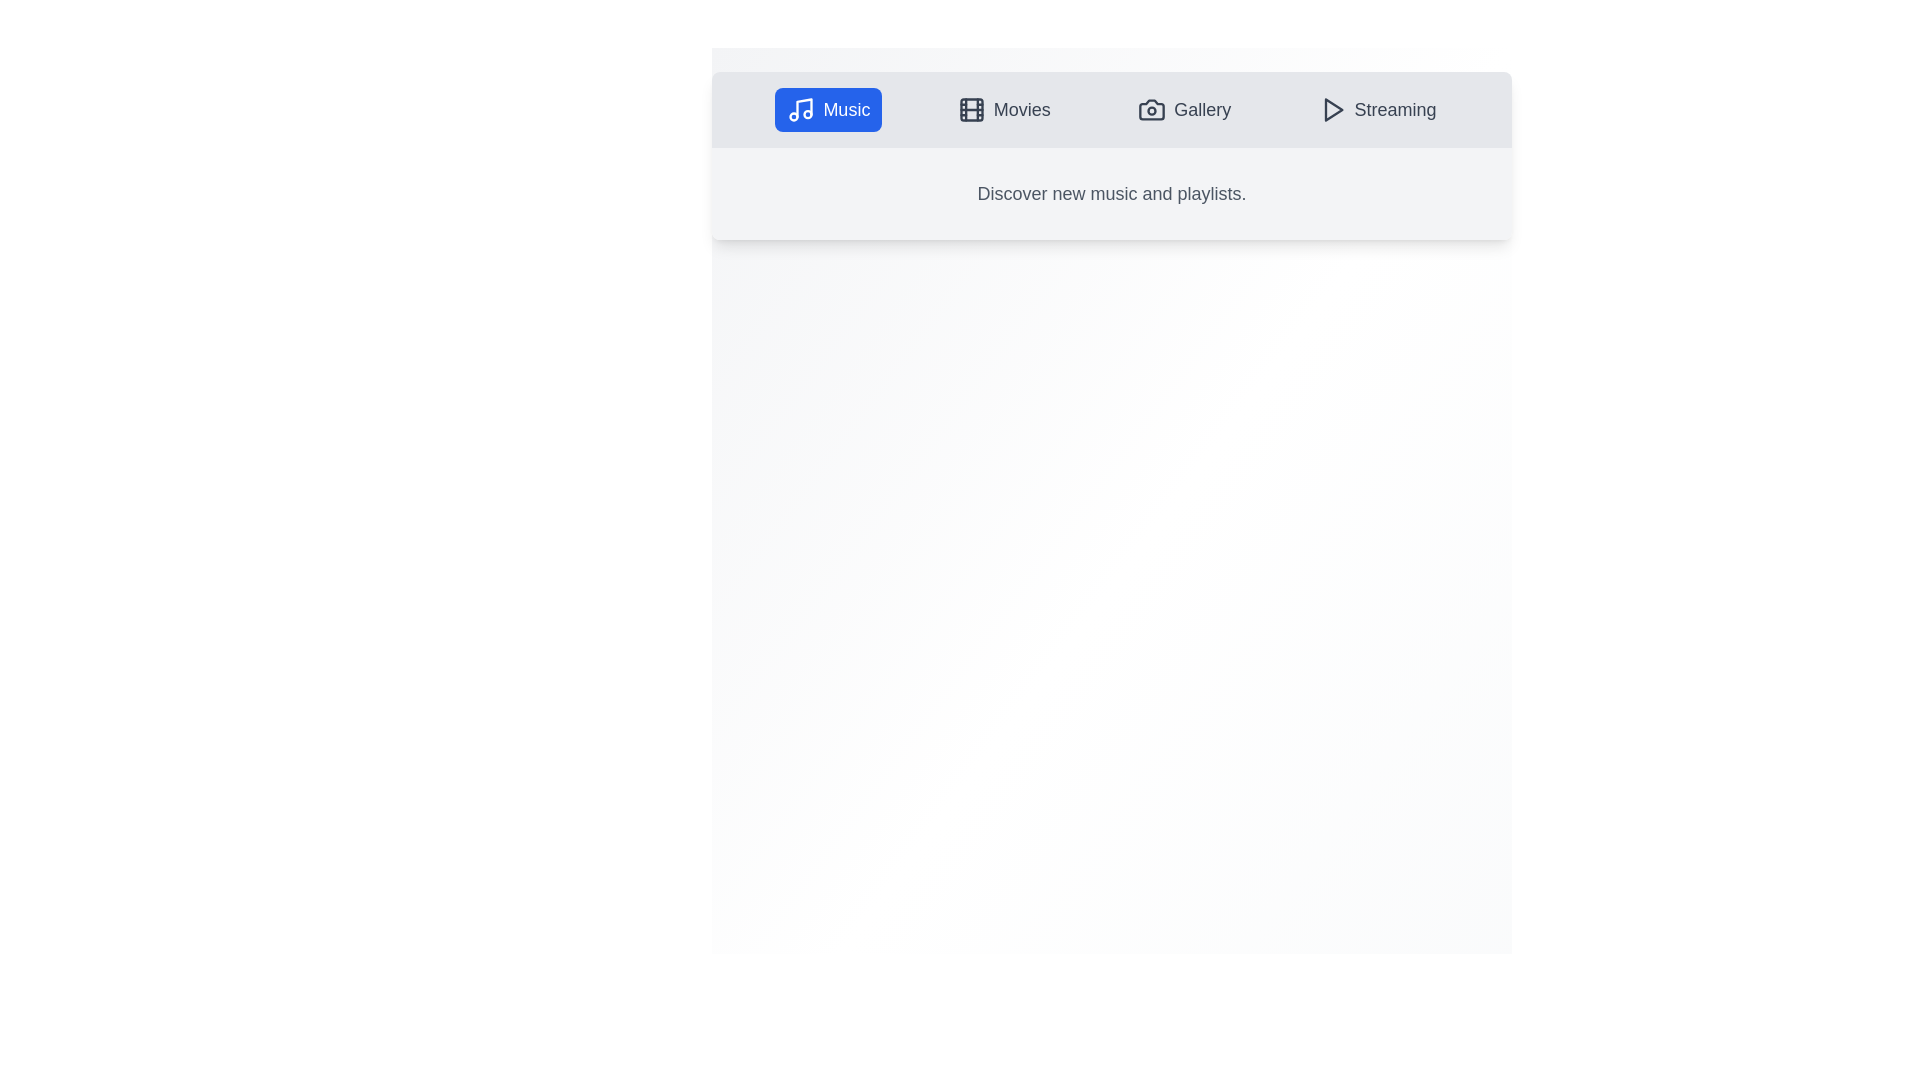  What do you see at coordinates (828, 110) in the screenshot?
I see `the tab labeled Music` at bounding box center [828, 110].